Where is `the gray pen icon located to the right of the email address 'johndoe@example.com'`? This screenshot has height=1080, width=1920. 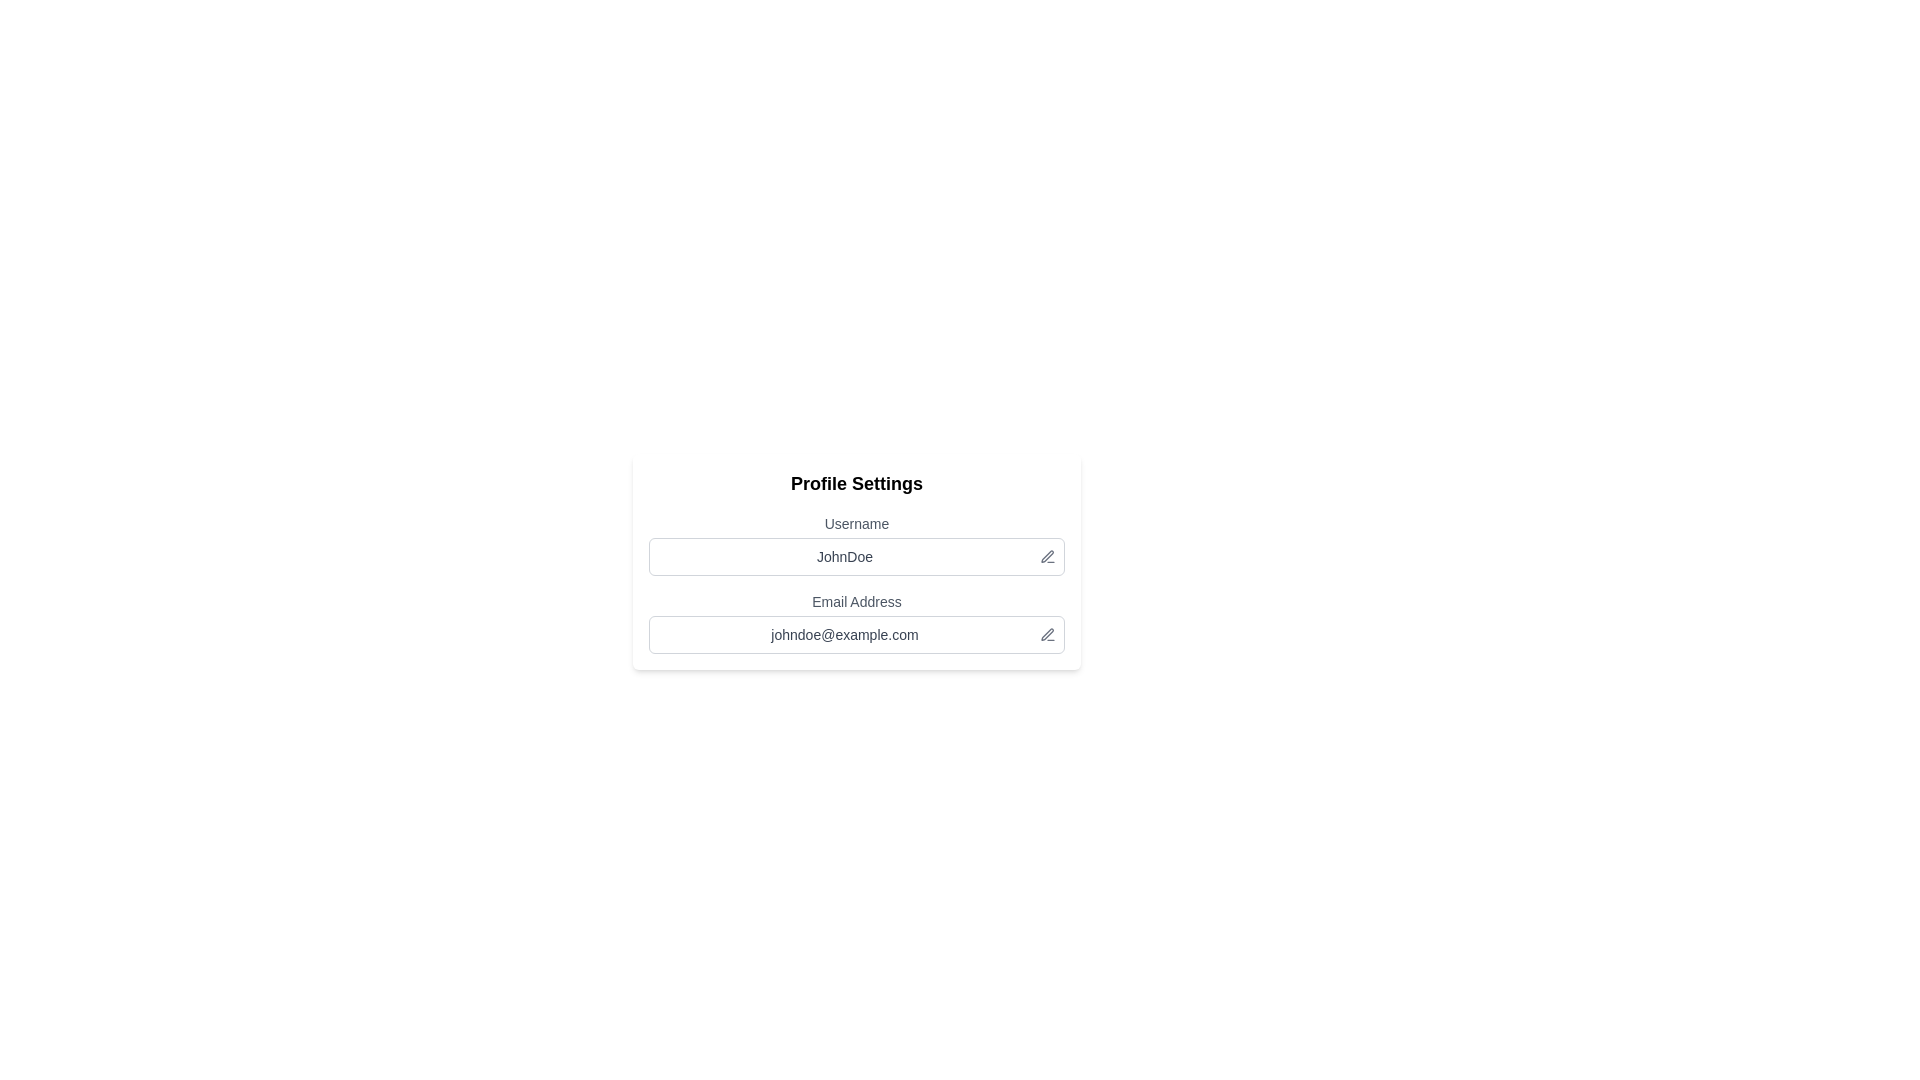 the gray pen icon located to the right of the email address 'johndoe@example.com' is located at coordinates (1046, 635).